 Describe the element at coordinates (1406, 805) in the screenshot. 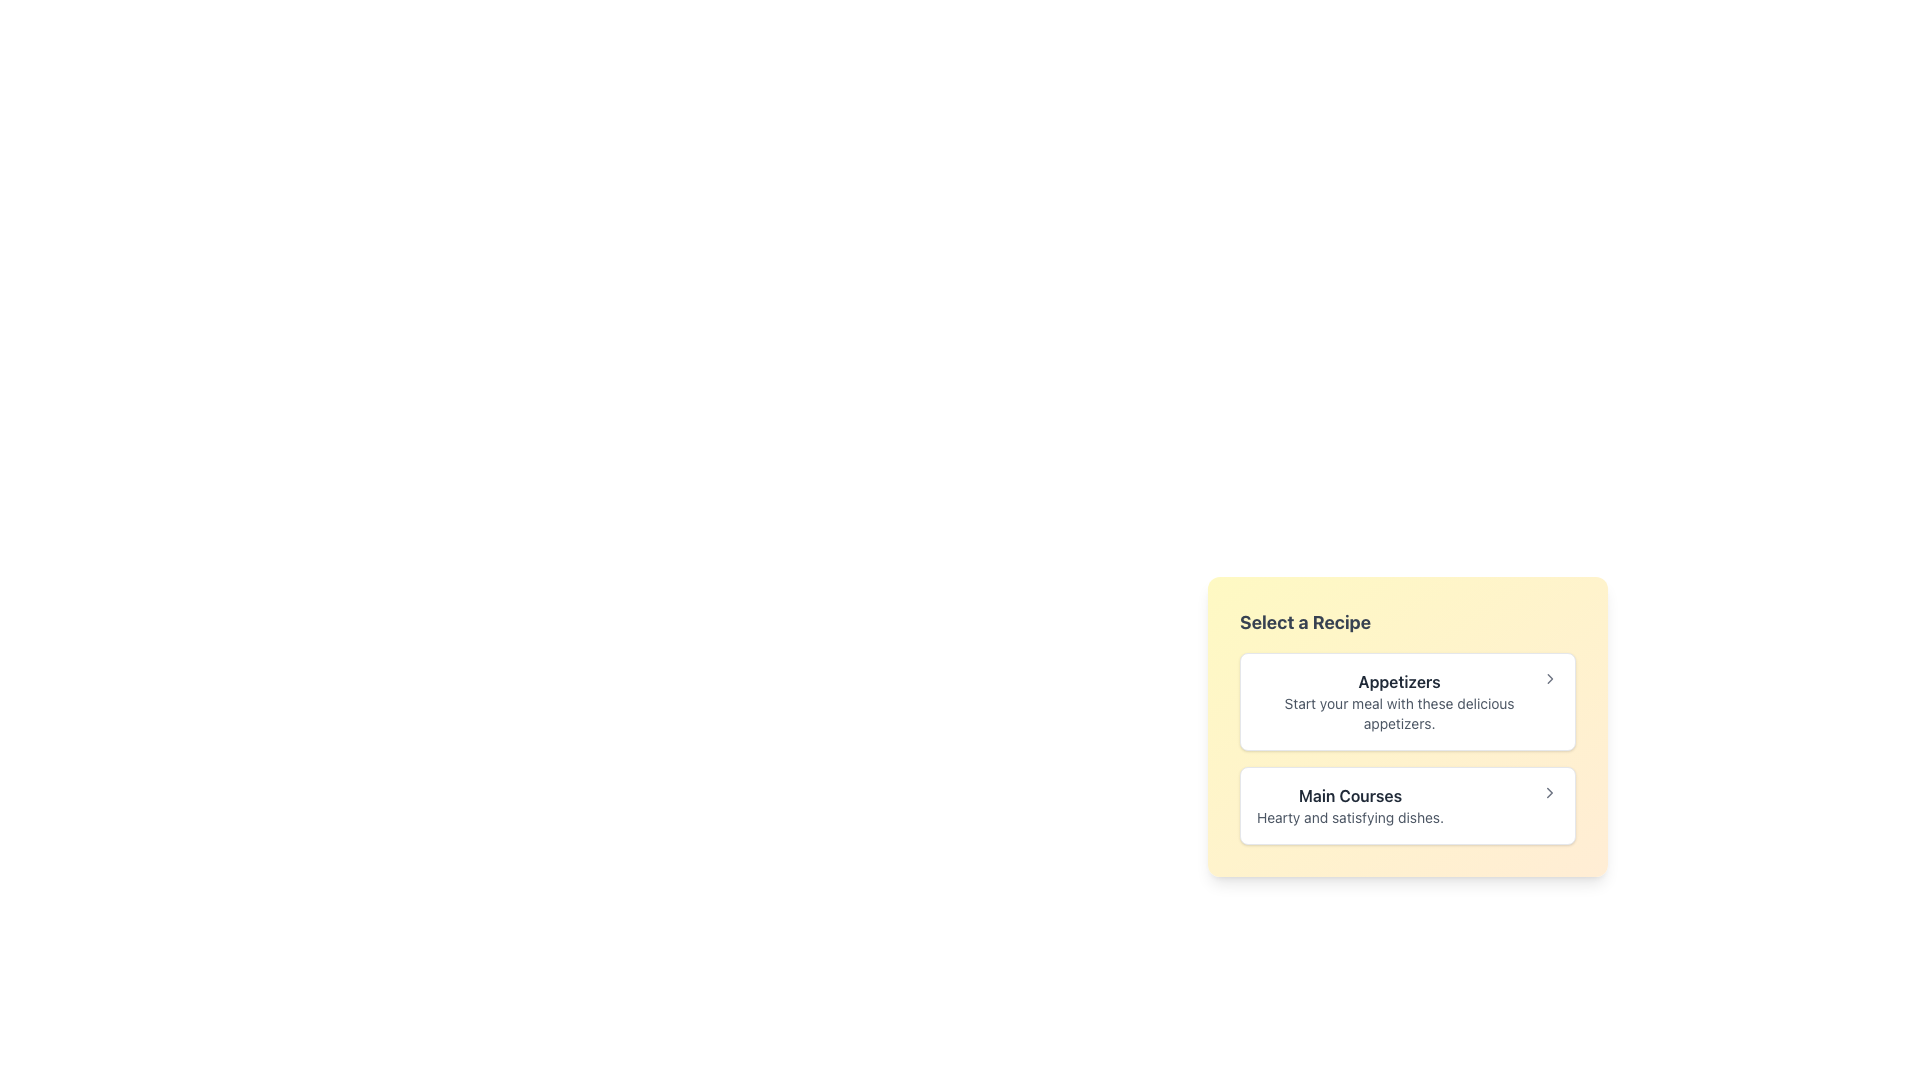

I see `the 'Main Courses' interactive card tile, which is the second tile in the list under 'Appetizers'` at that location.